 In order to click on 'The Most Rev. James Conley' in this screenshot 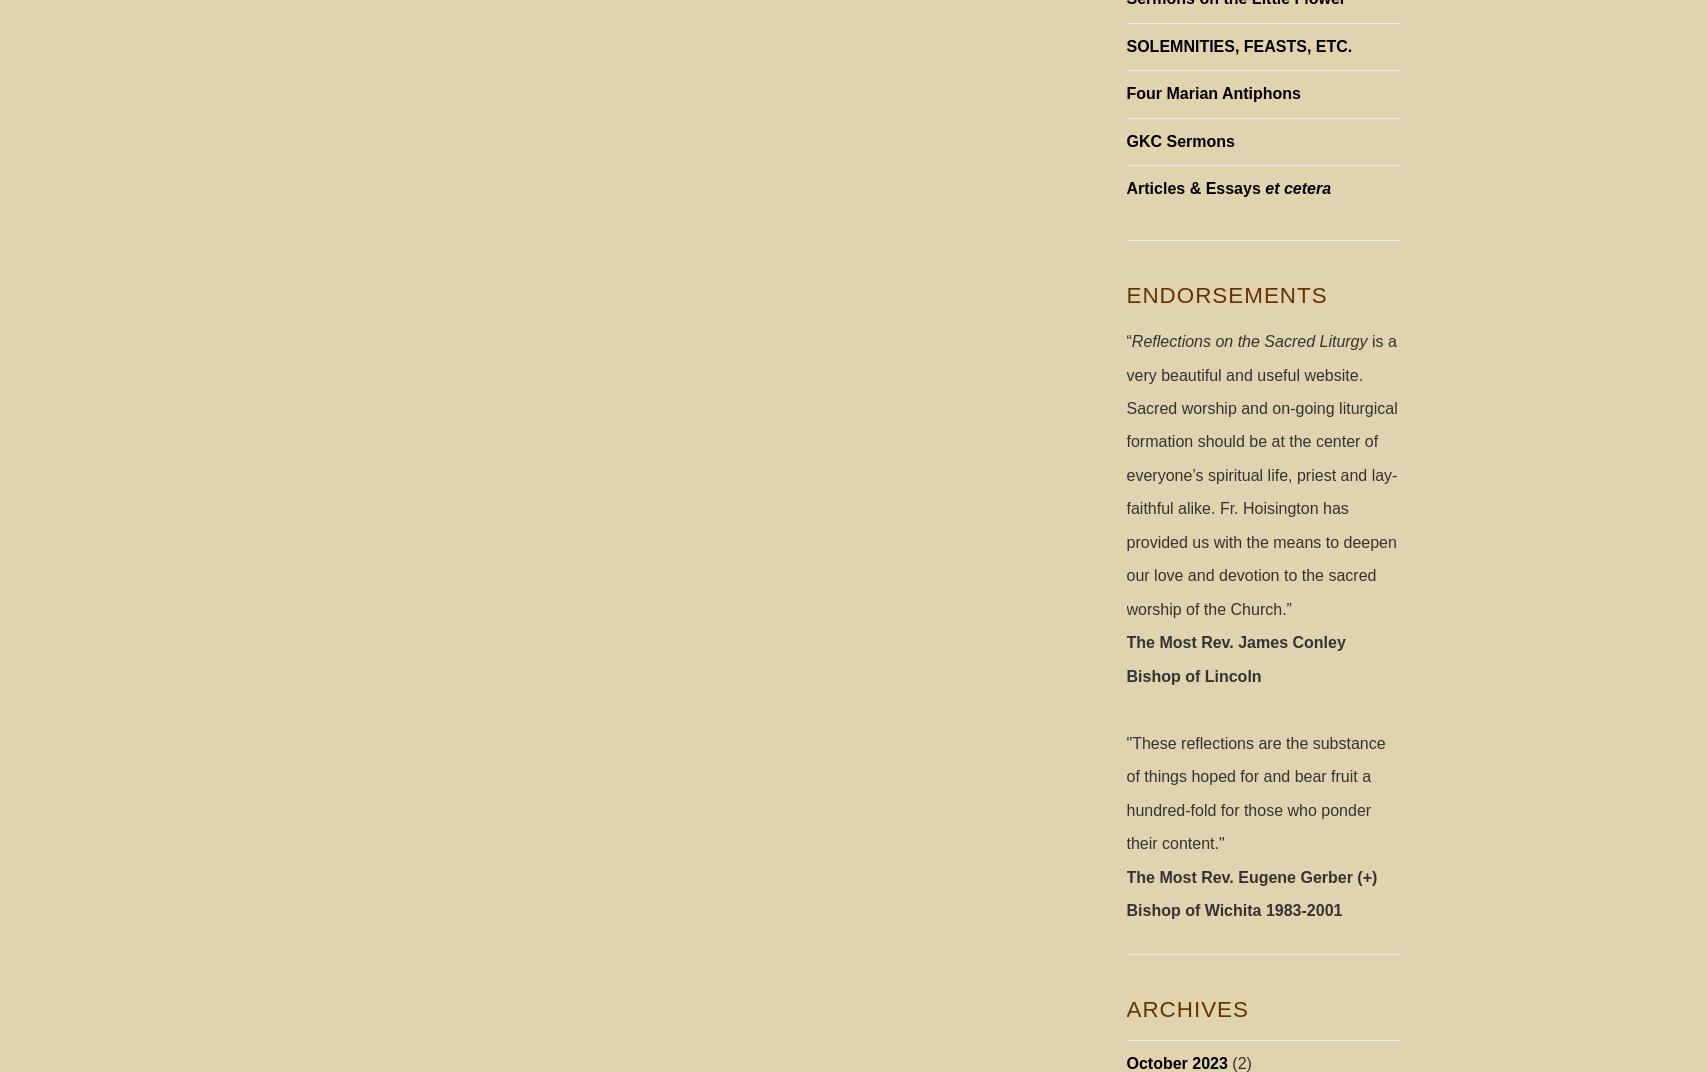, I will do `click(1124, 642)`.